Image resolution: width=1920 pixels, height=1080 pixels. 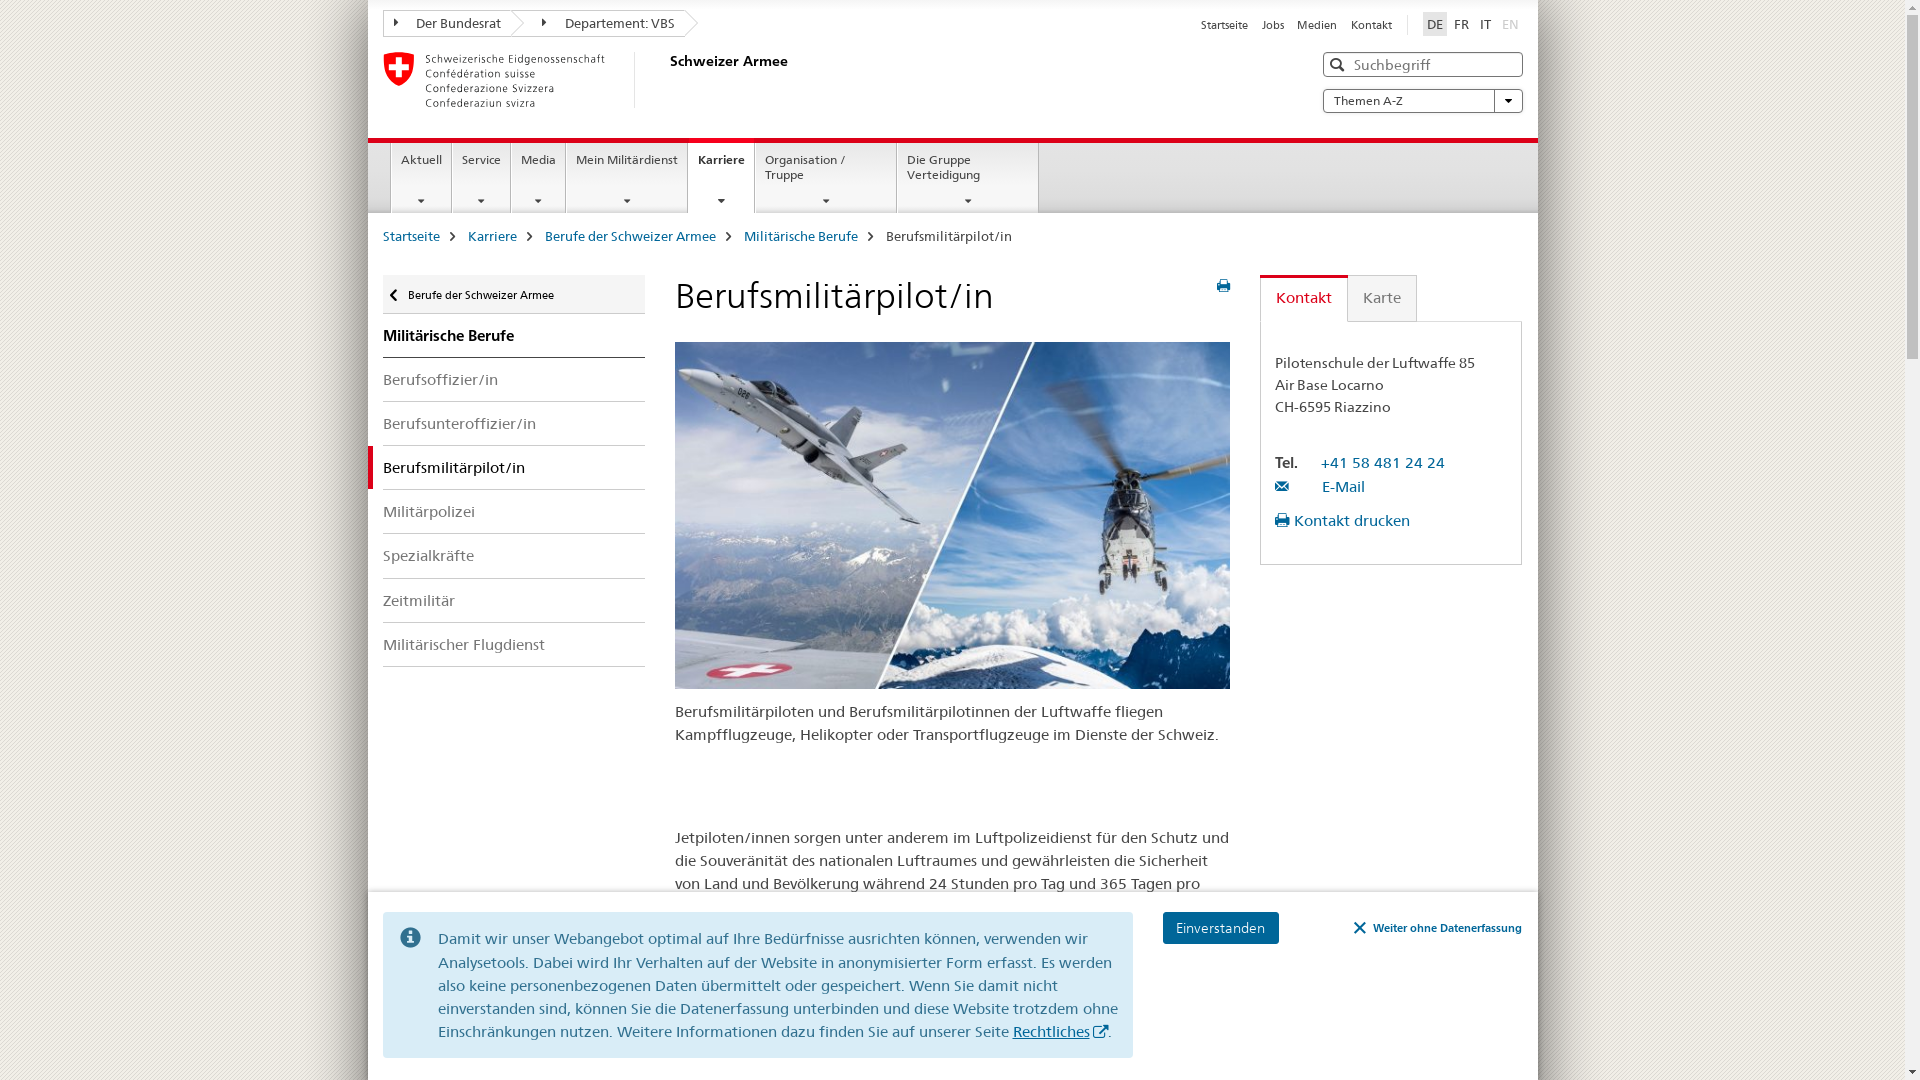 I want to click on 'Weiter ohne Datenerfassung, so click(x=1437, y=927).